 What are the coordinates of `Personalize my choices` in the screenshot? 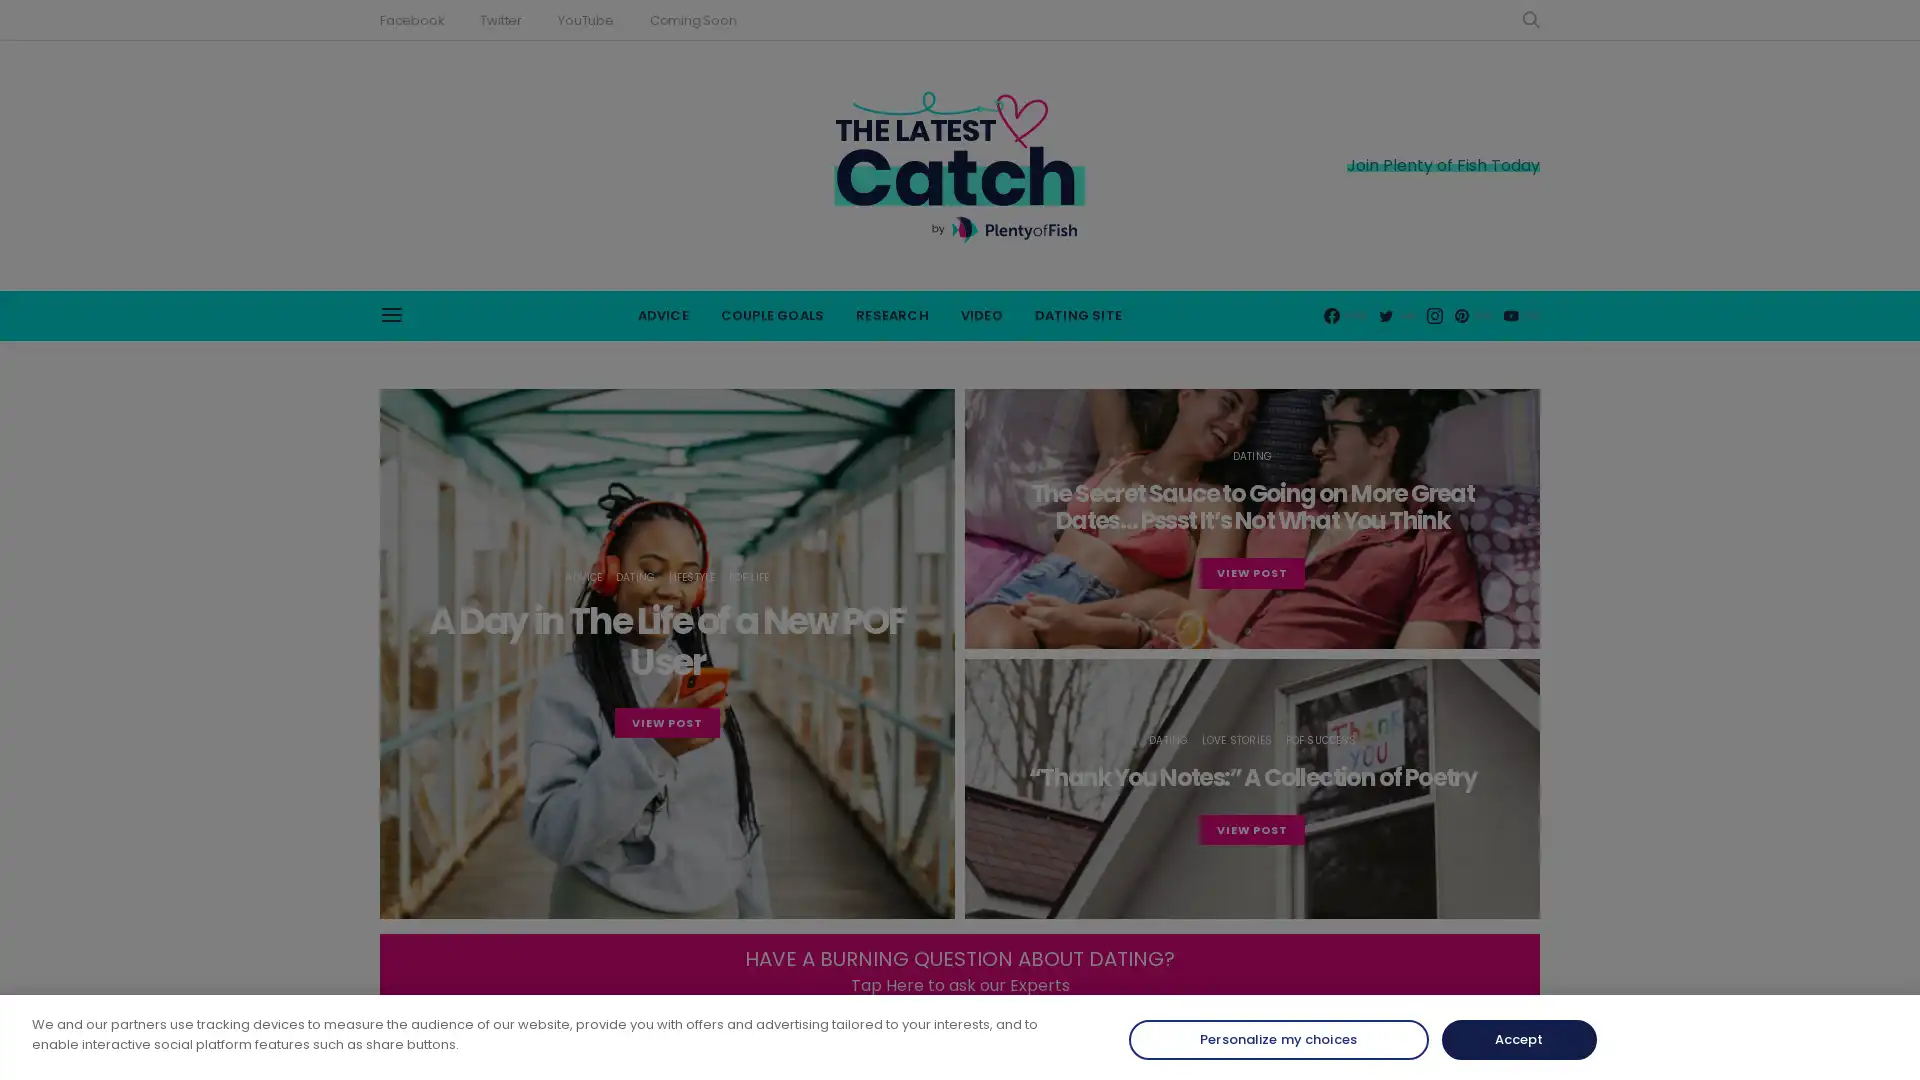 It's located at (1276, 1039).